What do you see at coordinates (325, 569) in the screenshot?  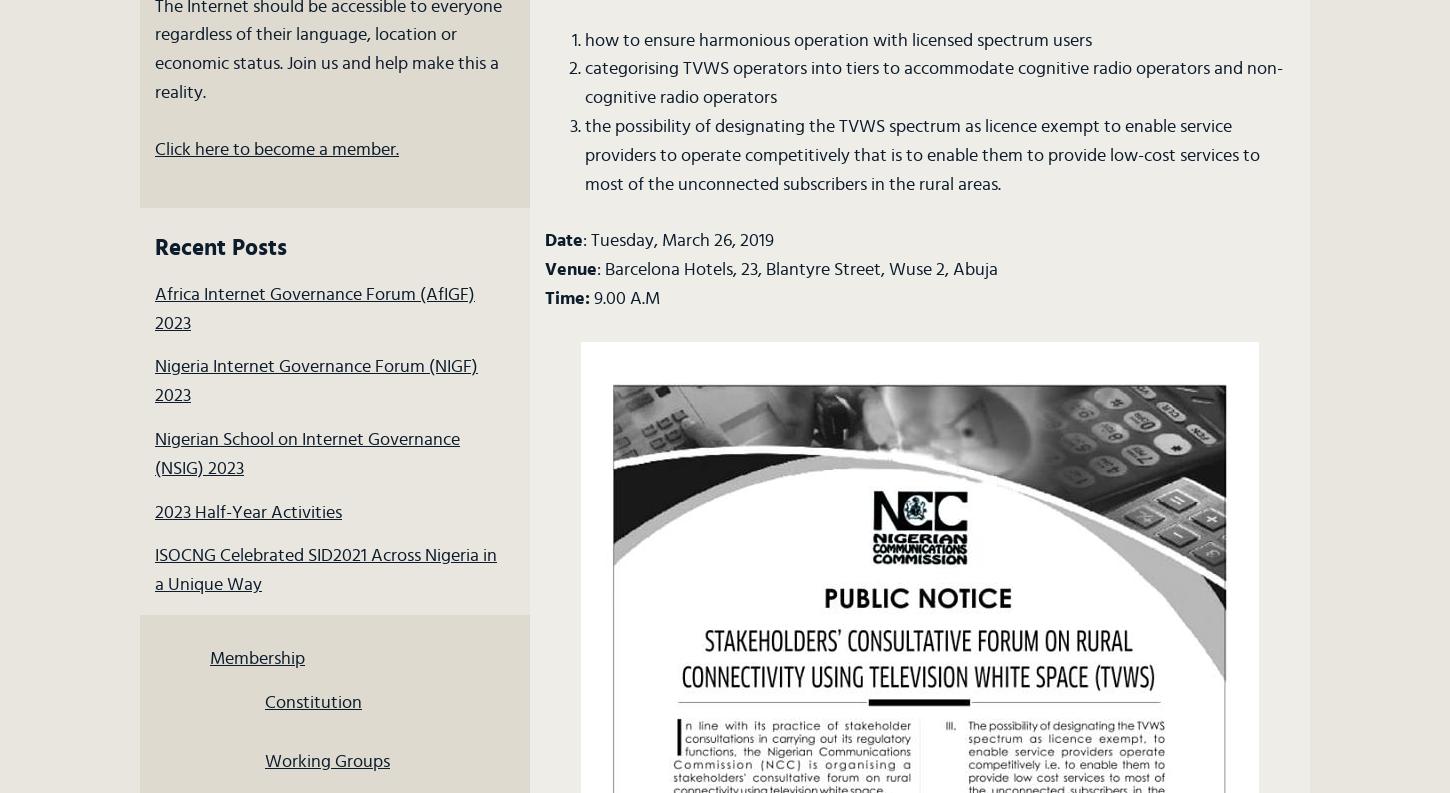 I see `'ISOCNG Celebrated SID2021 Across Nigeria in a Unique Way'` at bounding box center [325, 569].